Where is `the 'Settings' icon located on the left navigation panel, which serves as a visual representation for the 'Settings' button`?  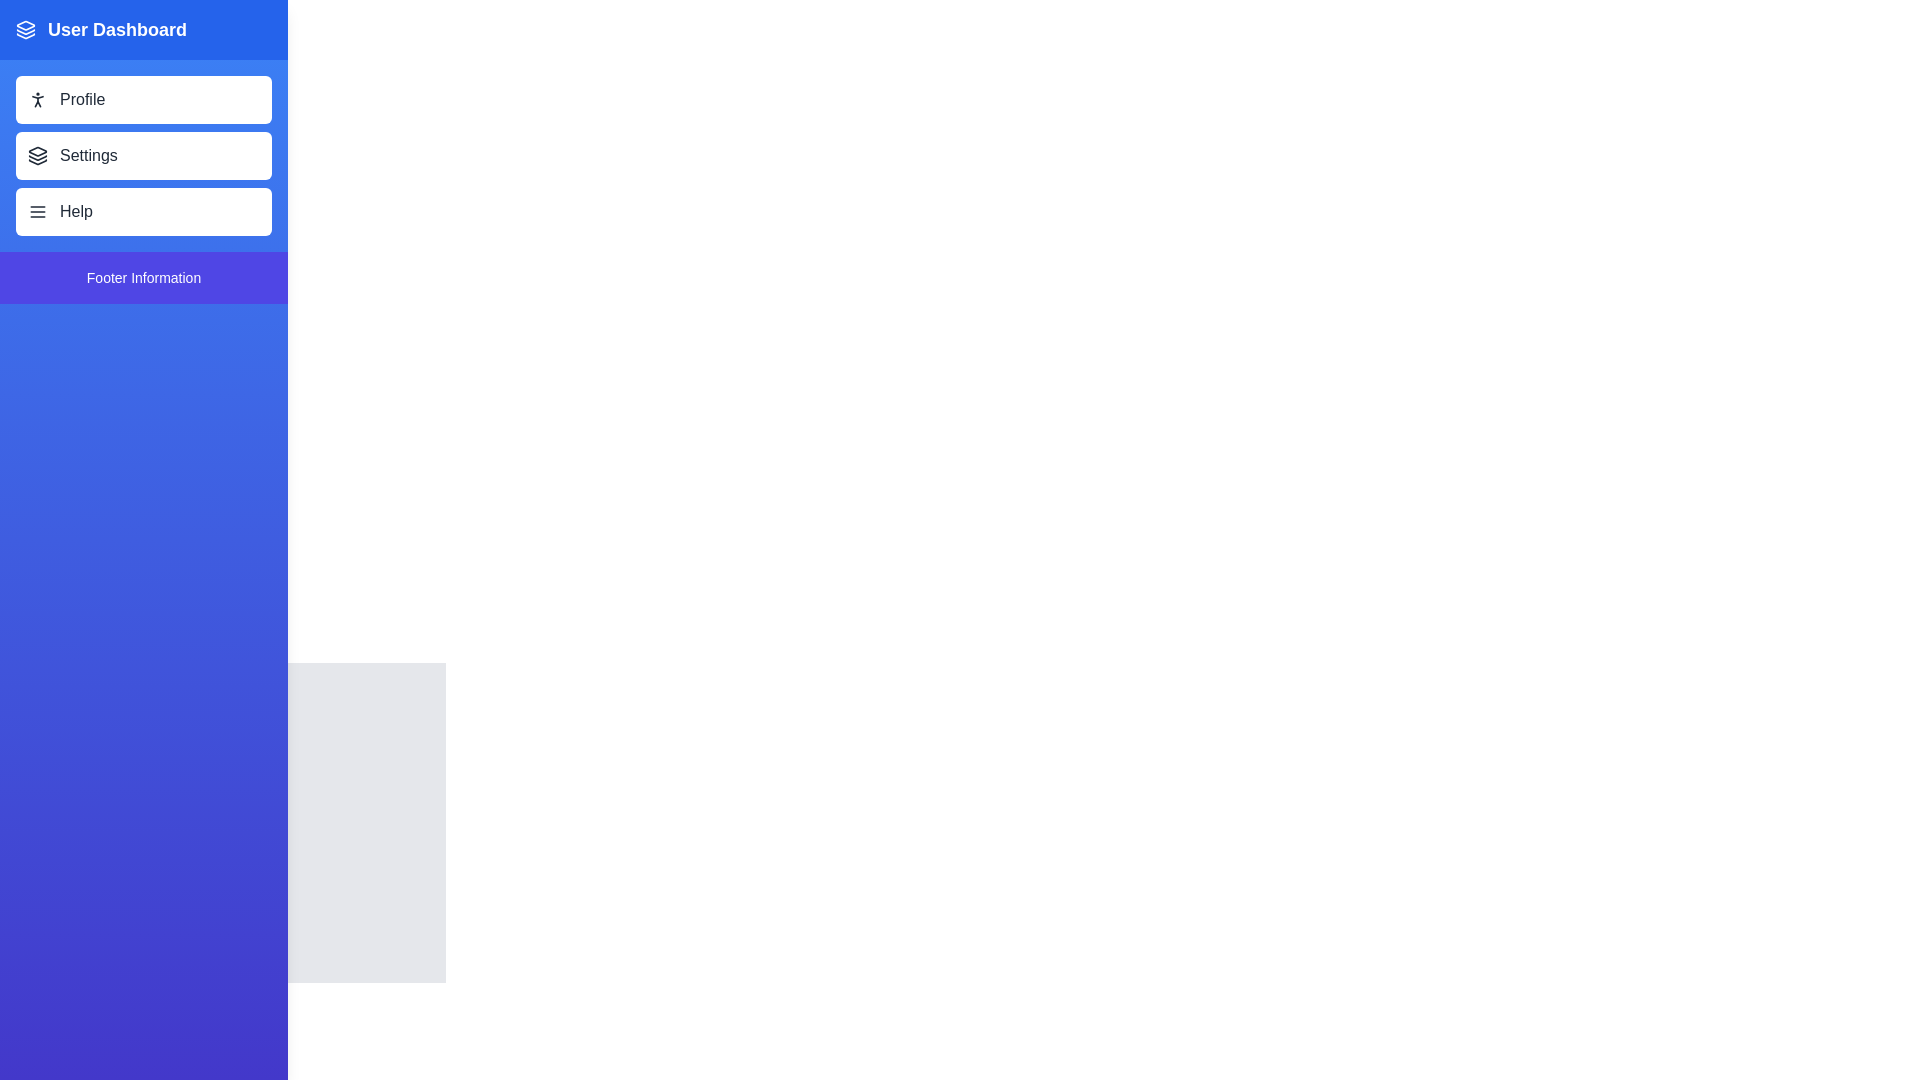 the 'Settings' icon located on the left navigation panel, which serves as a visual representation for the 'Settings' button is located at coordinates (38, 154).